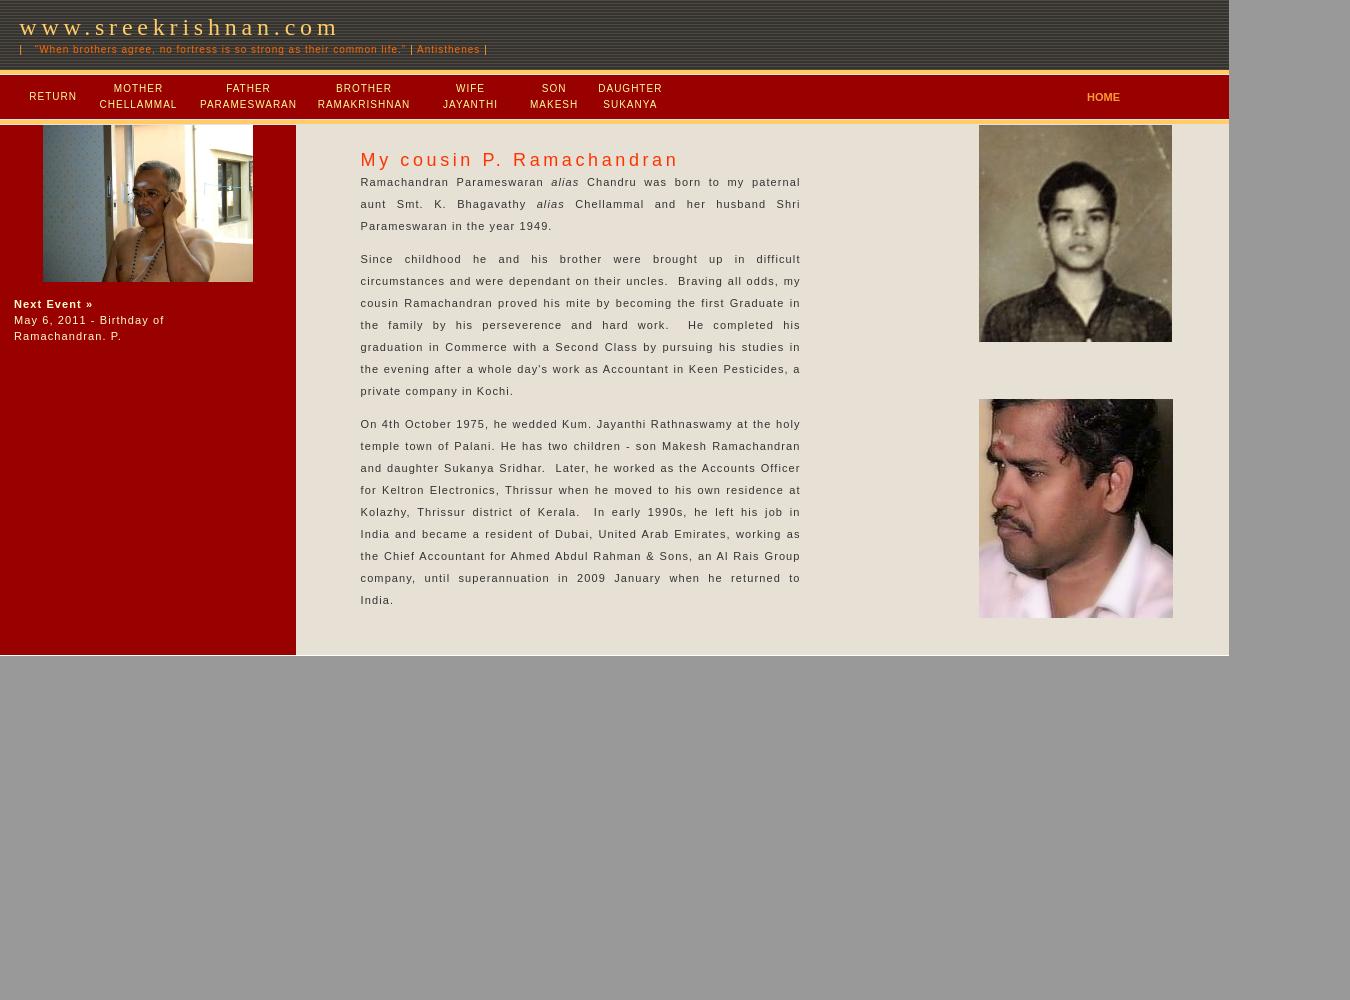  Describe the element at coordinates (360, 512) in the screenshot. I see `'On 4th October 1975, he wedded Kum. Jayanthi Rathnaswamy at the holy temple town of Palani. He has two children - son Makesh Ramachandran and daughter Sukanya Sridhar.  Later, he worked as the Accounts Officer for Keltron Electronics, Thrissur when he moved to his own residence at Kolazhy, Thrissur district of Kerala.  In early 1990s, he left his job in India and became a resident of Dubai, United Arab Emirates, working as the Chief Accountant for Ahmed Abdul Rahman & Sons, an Al Rais Group company, until superannuation in 2009 January when he returned to India.'` at that location.